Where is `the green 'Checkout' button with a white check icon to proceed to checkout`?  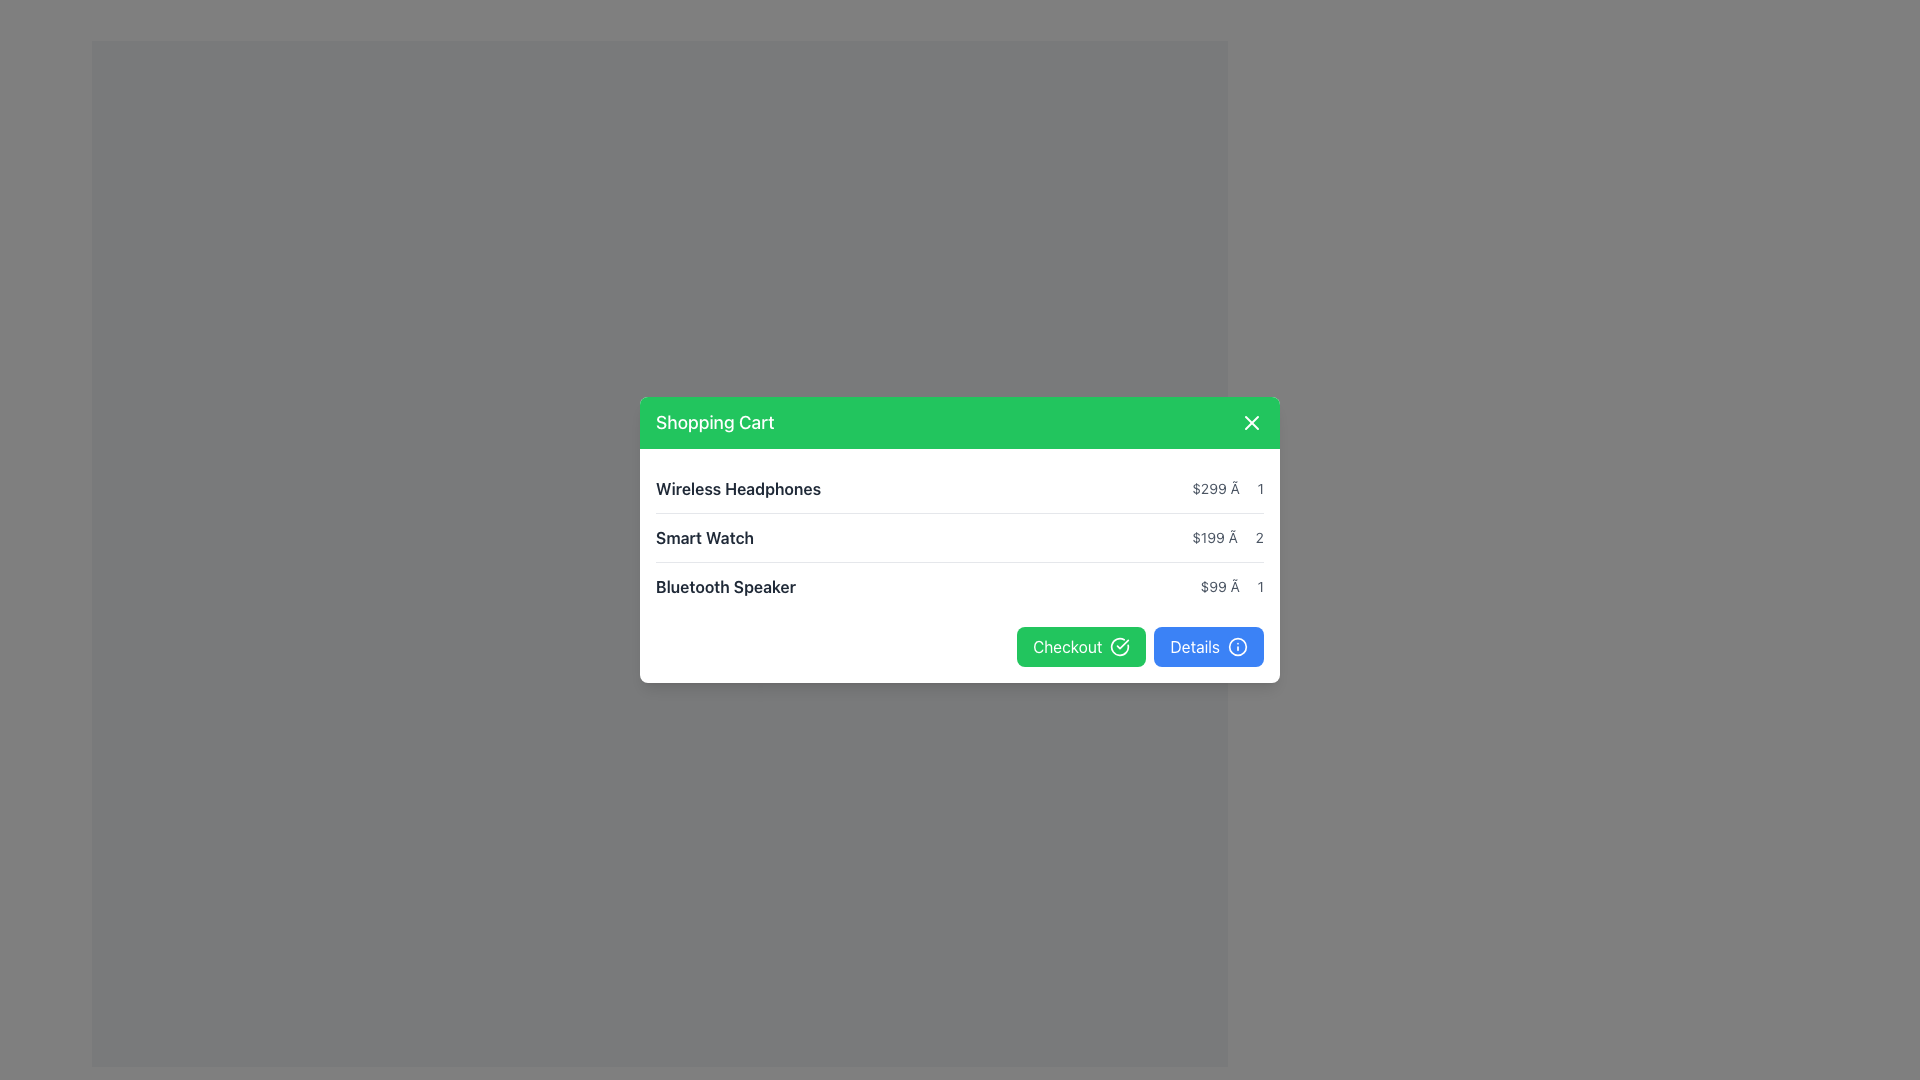 the green 'Checkout' button with a white check icon to proceed to checkout is located at coordinates (1080, 647).